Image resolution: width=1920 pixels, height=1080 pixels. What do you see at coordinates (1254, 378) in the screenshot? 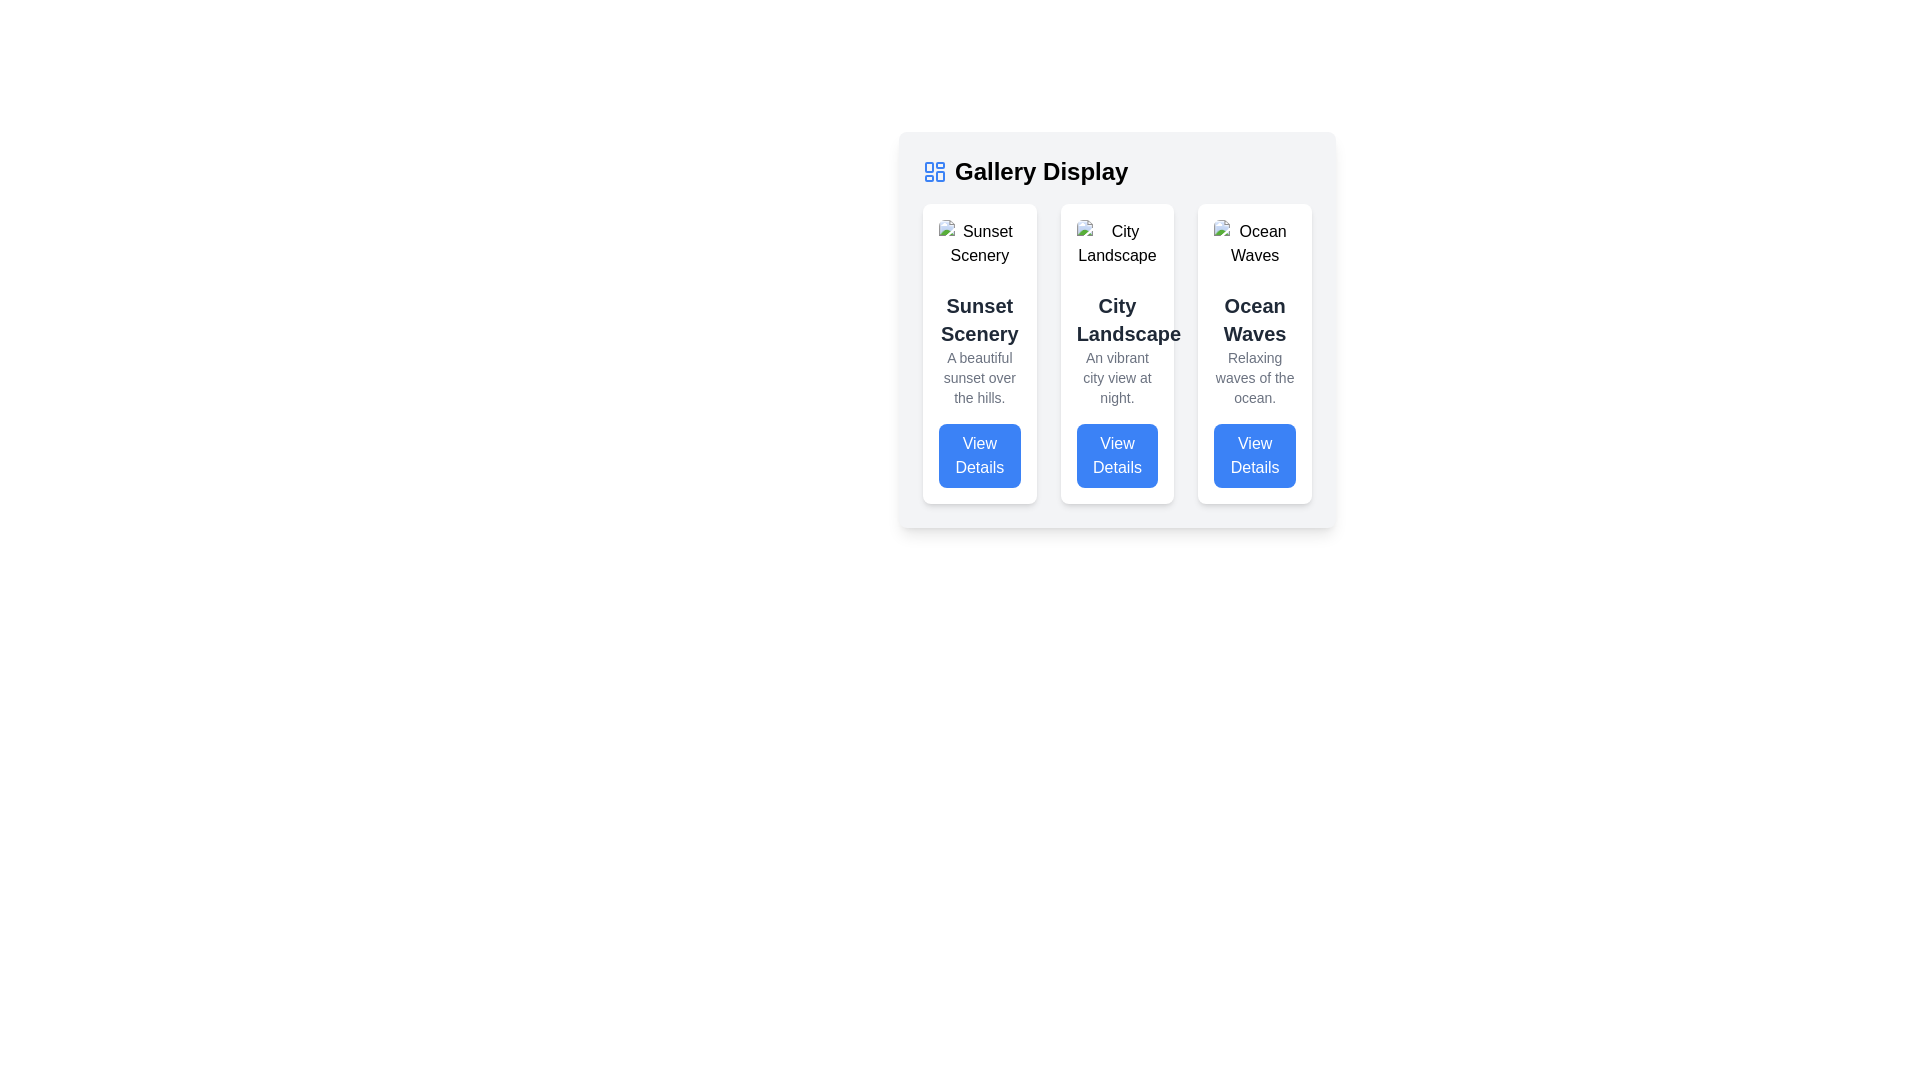
I see `the descriptive text label displaying 'Relaxing waves of the ocean.' which is located below the heading 'Ocean Waves' and above the 'View Details' button in the 'Ocean Waves' card component` at bounding box center [1254, 378].